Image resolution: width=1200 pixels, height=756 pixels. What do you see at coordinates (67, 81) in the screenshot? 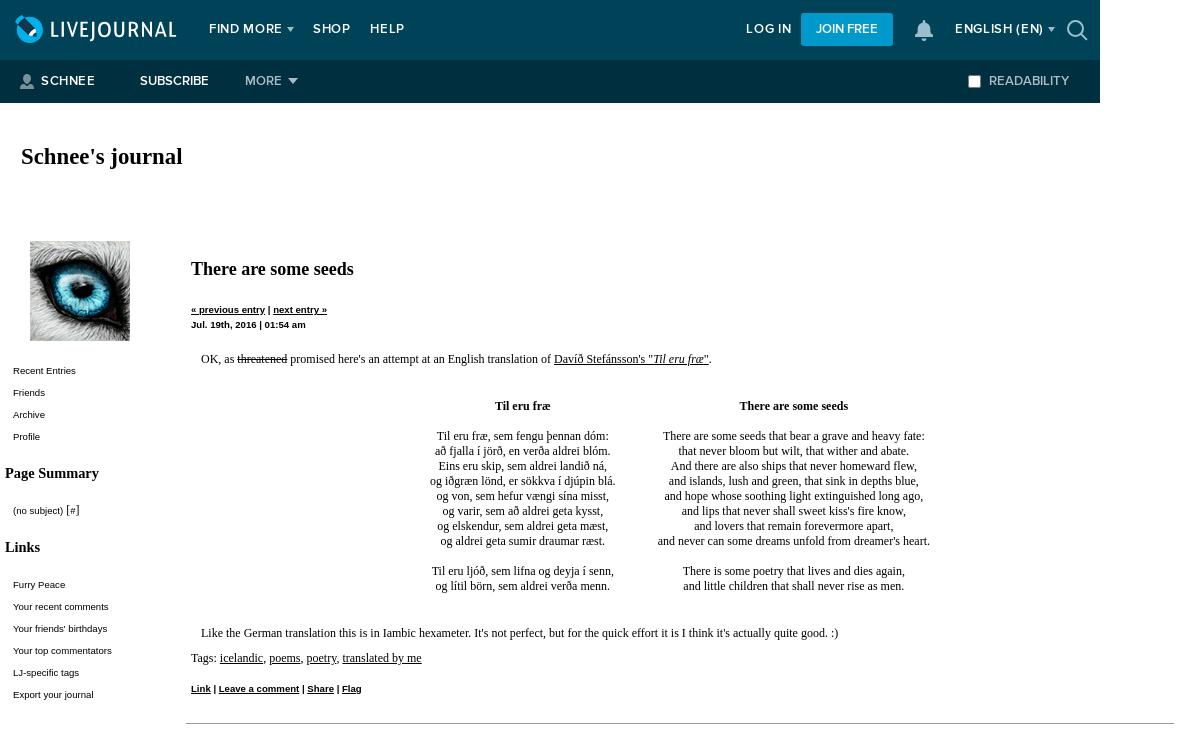
I see `'schnee'` at bounding box center [67, 81].